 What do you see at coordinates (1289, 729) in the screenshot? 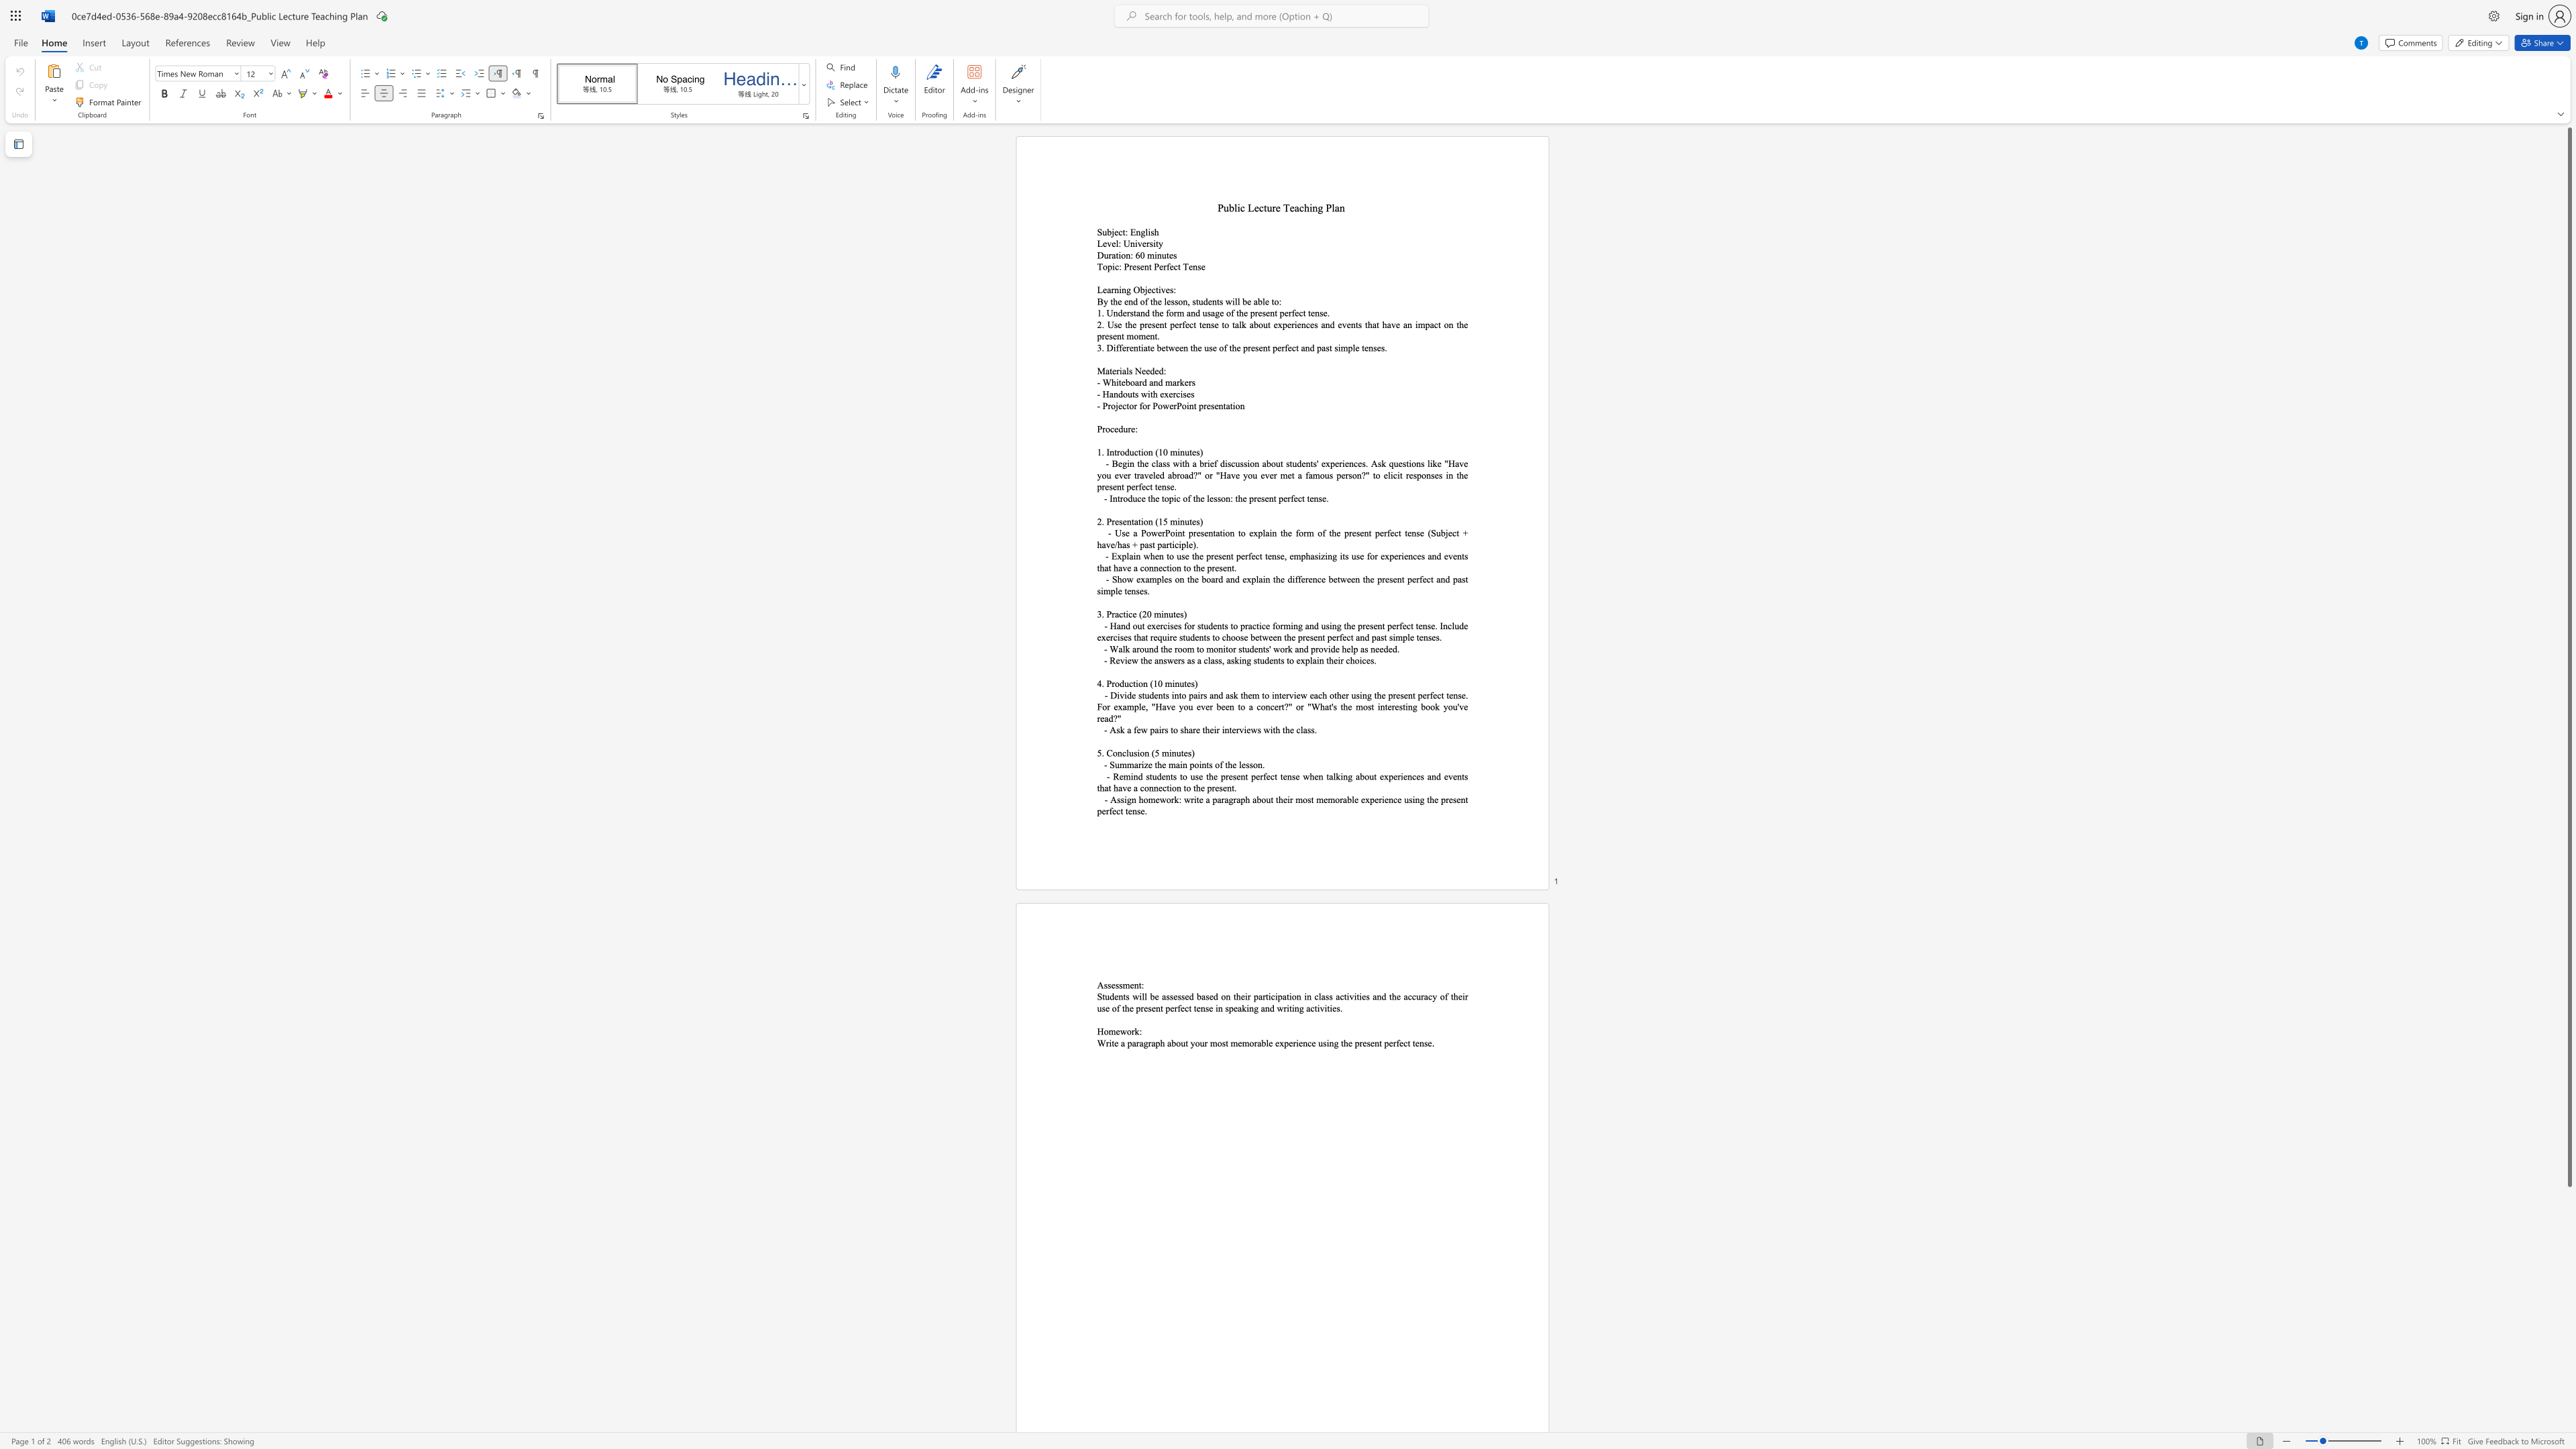
I see `the subset text "e class." within the text "- Ask a few pairs to share their interviews with the class."` at bounding box center [1289, 729].